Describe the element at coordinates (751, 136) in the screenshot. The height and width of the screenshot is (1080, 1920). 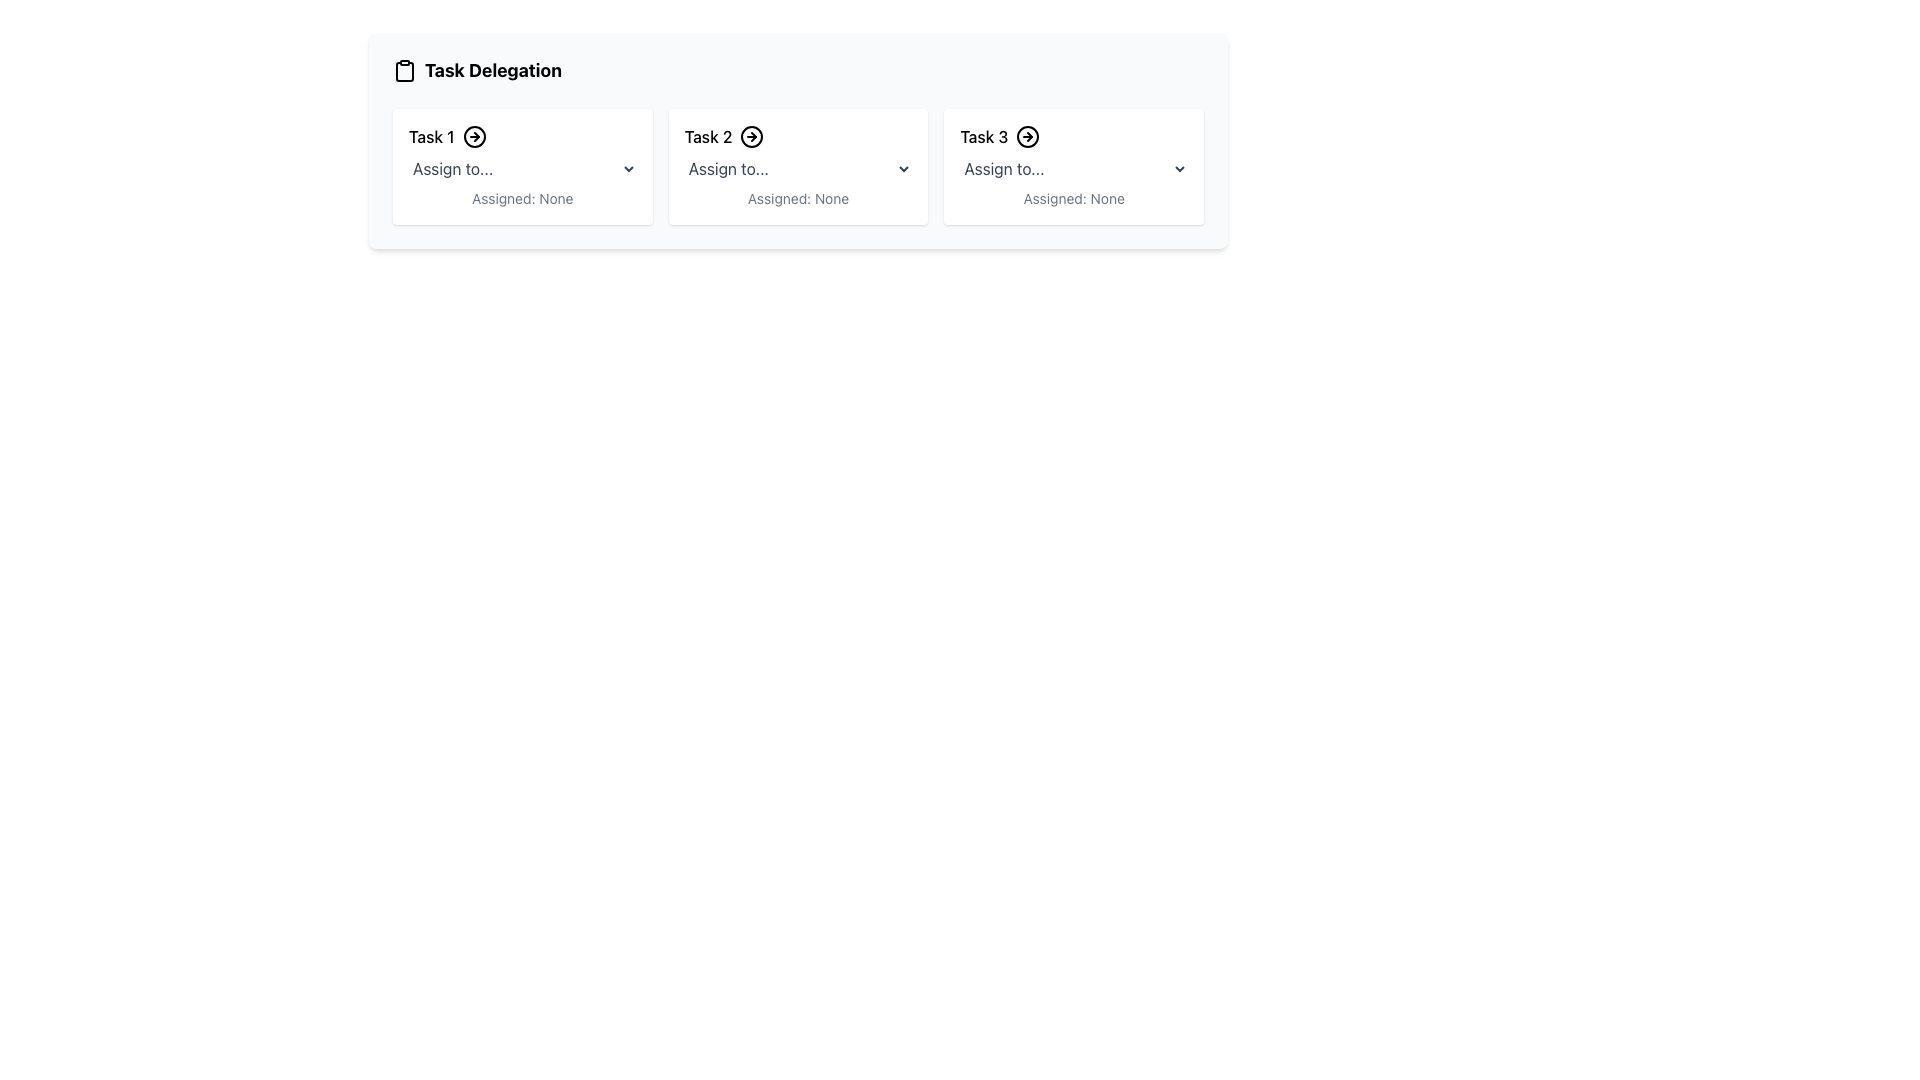
I see `the Circular visual component within the icon of the second task card titled 'Task 2' in the Task Delegation section` at that location.